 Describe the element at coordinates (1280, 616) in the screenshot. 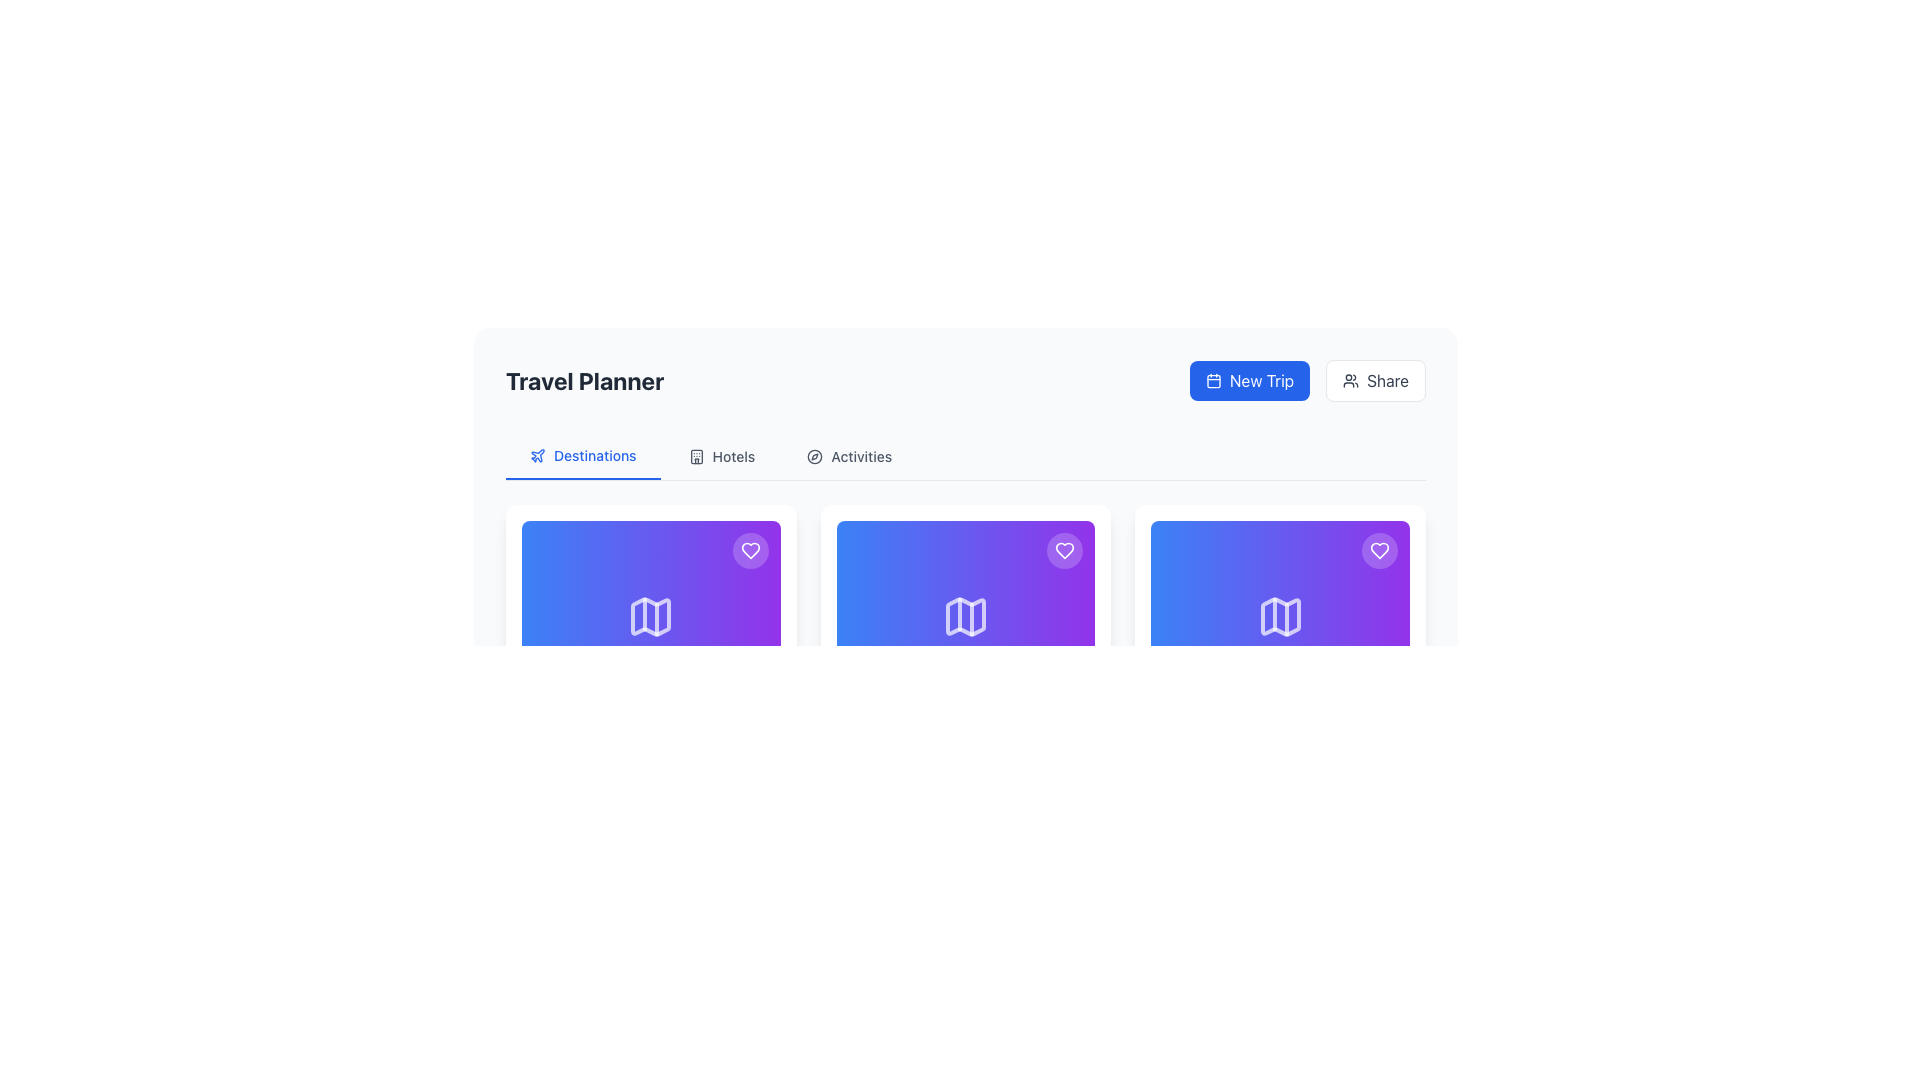

I see `the third button-like card element in the travel planner interface` at that location.